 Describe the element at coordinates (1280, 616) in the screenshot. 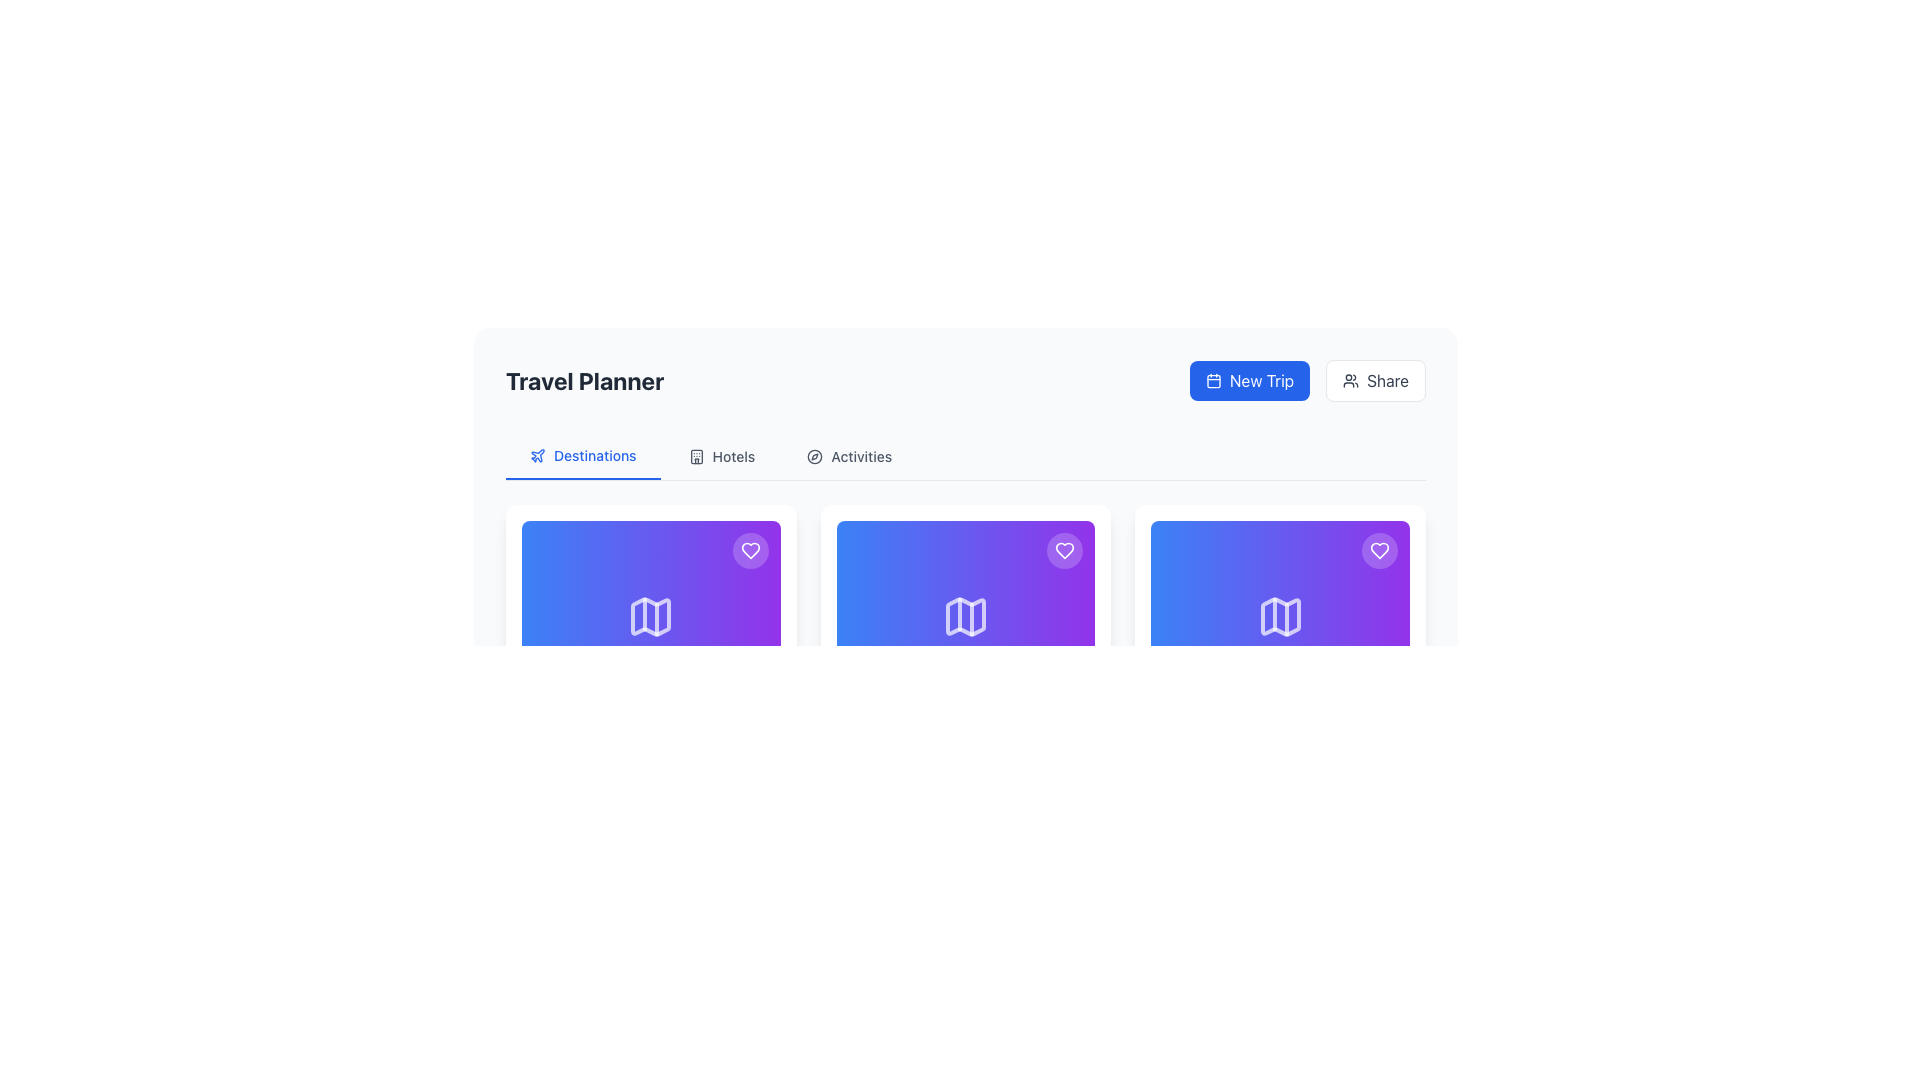

I see `the third button-like card element in the travel planner interface` at that location.